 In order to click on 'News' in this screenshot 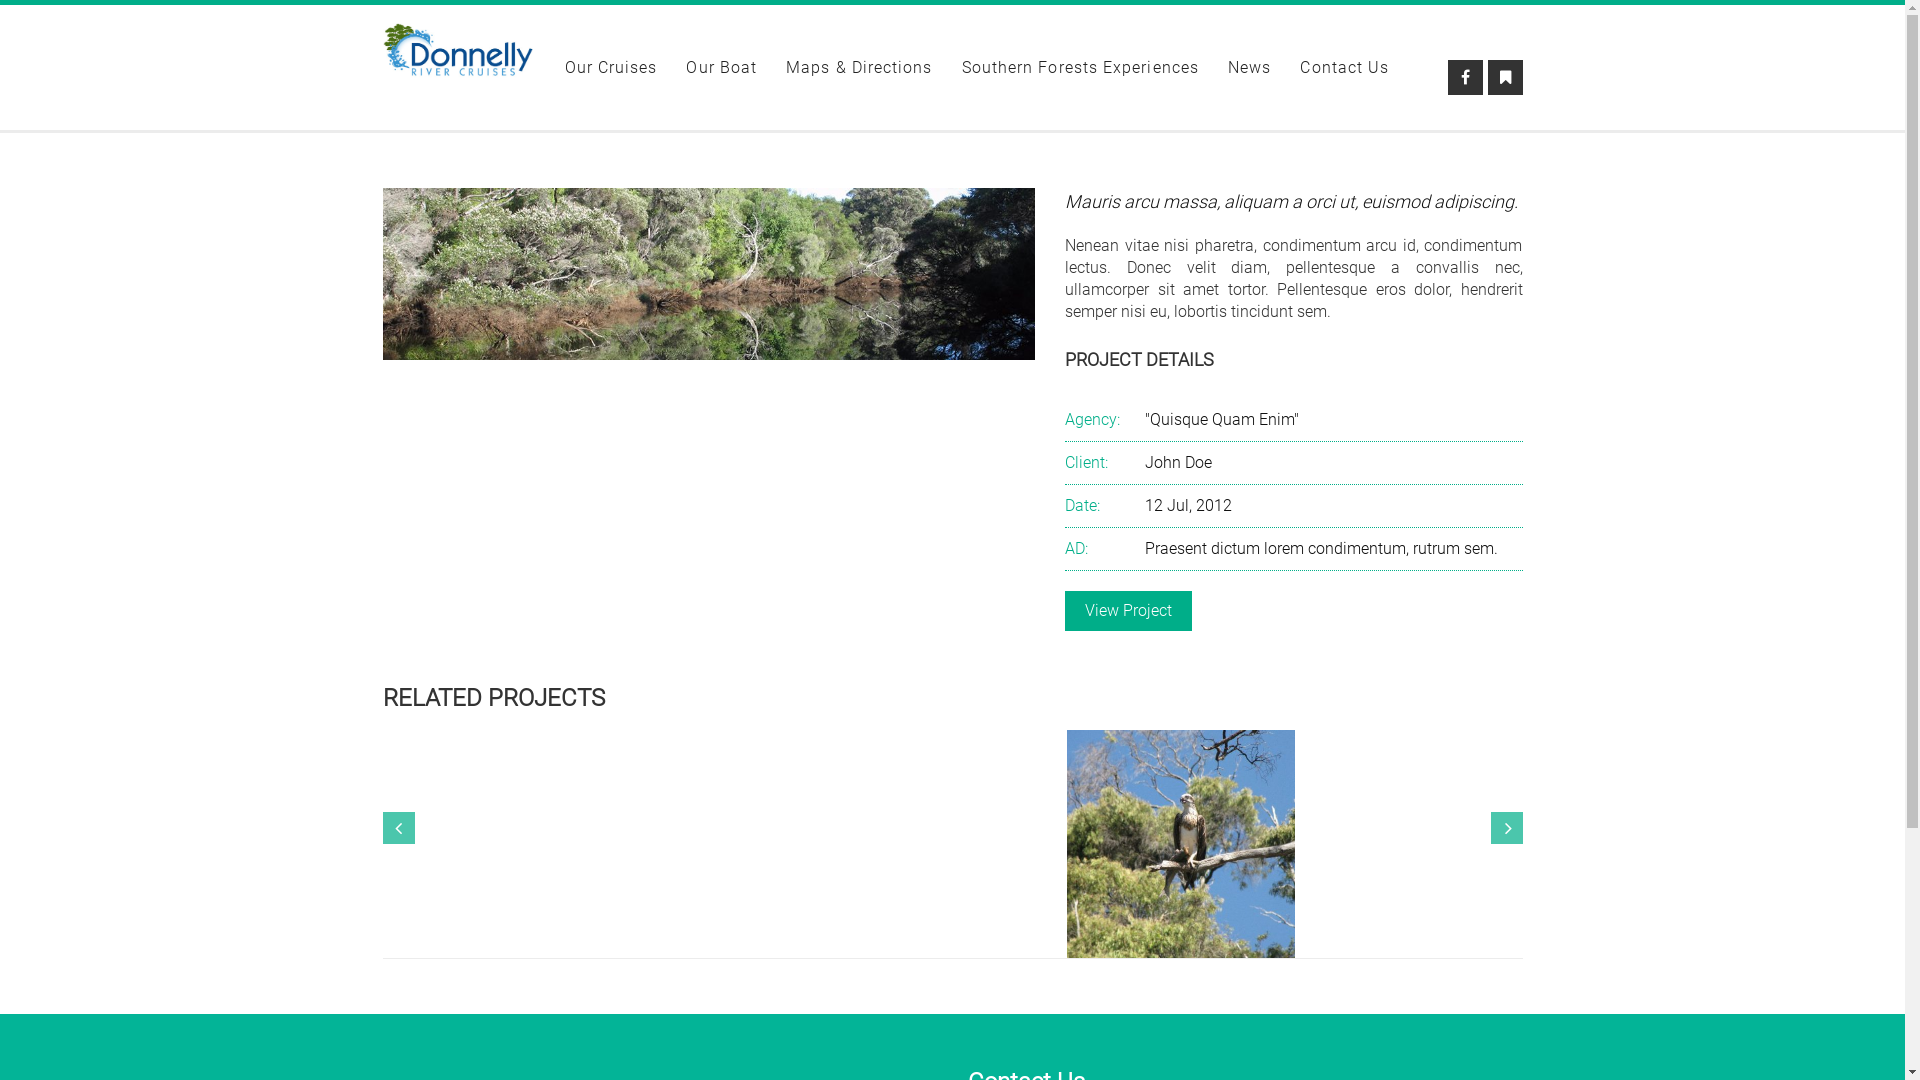, I will do `click(1227, 68)`.